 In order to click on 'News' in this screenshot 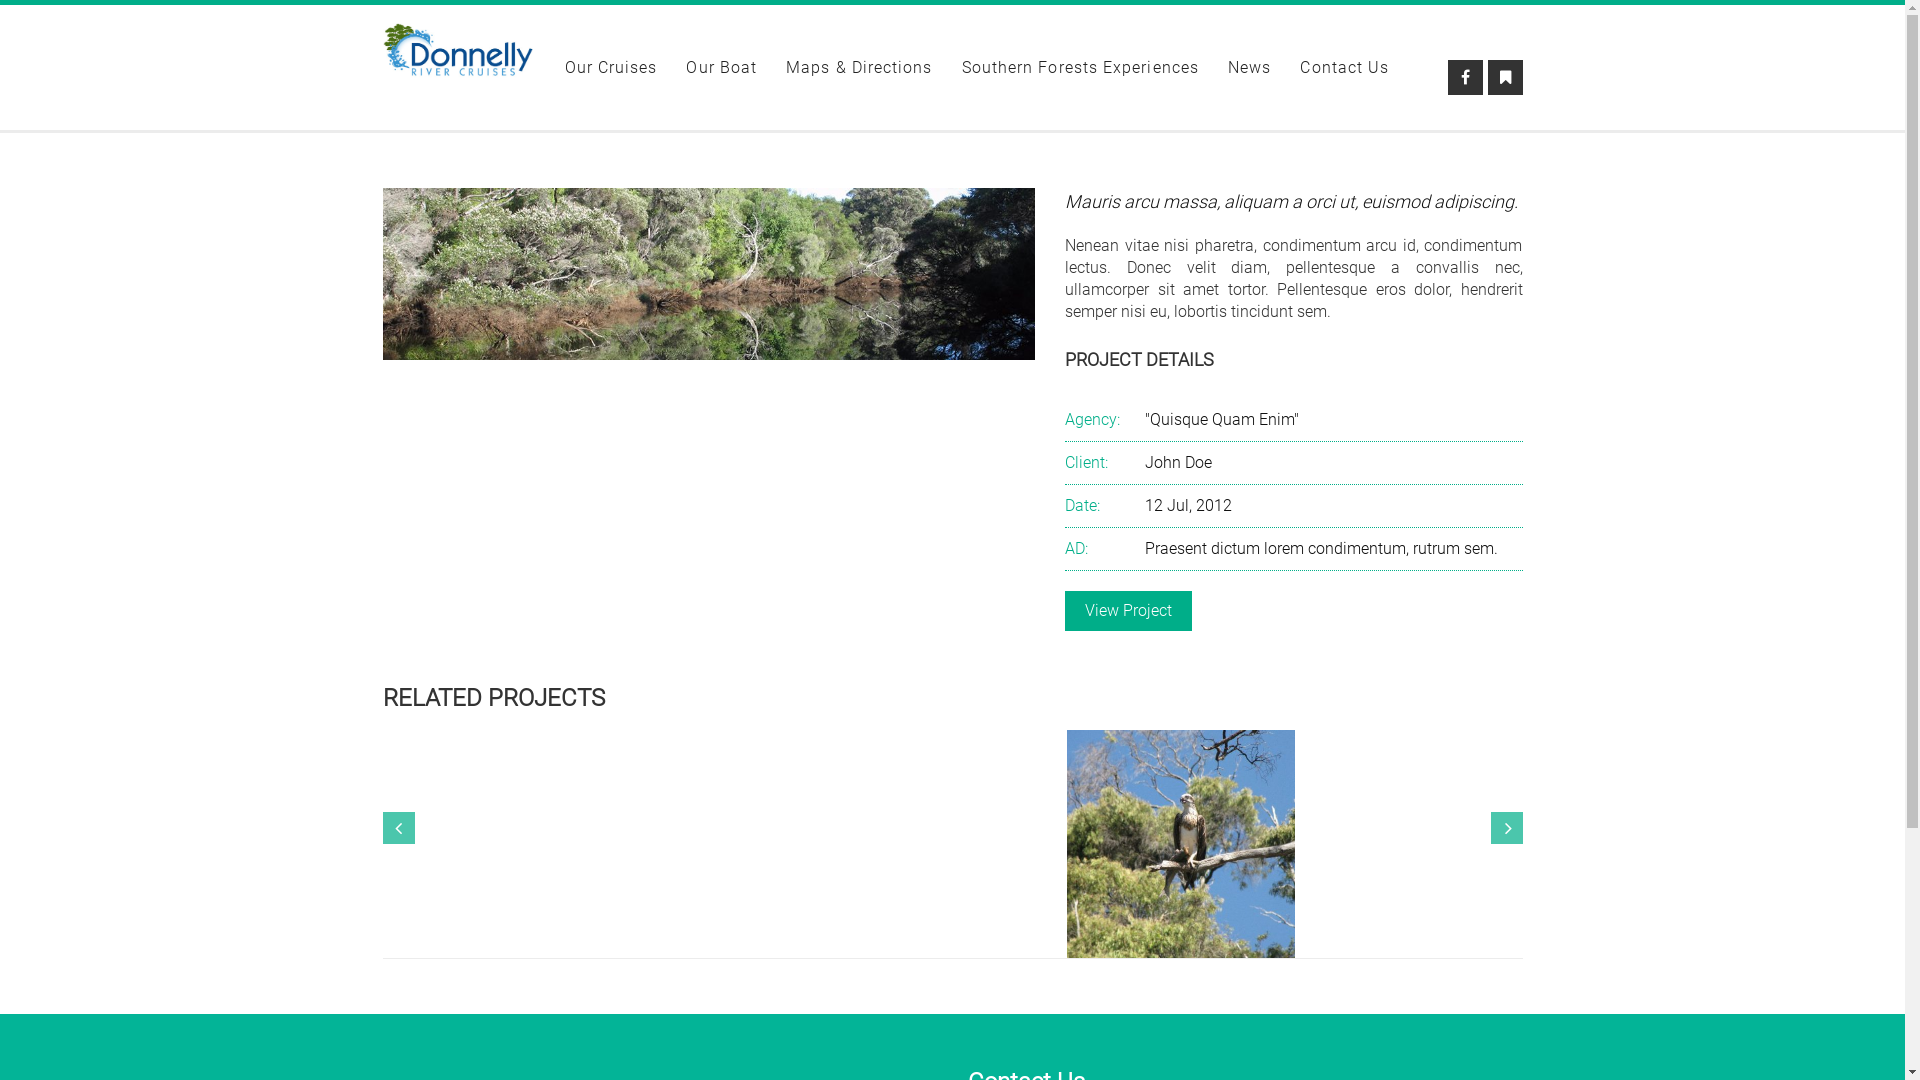, I will do `click(1227, 68)`.